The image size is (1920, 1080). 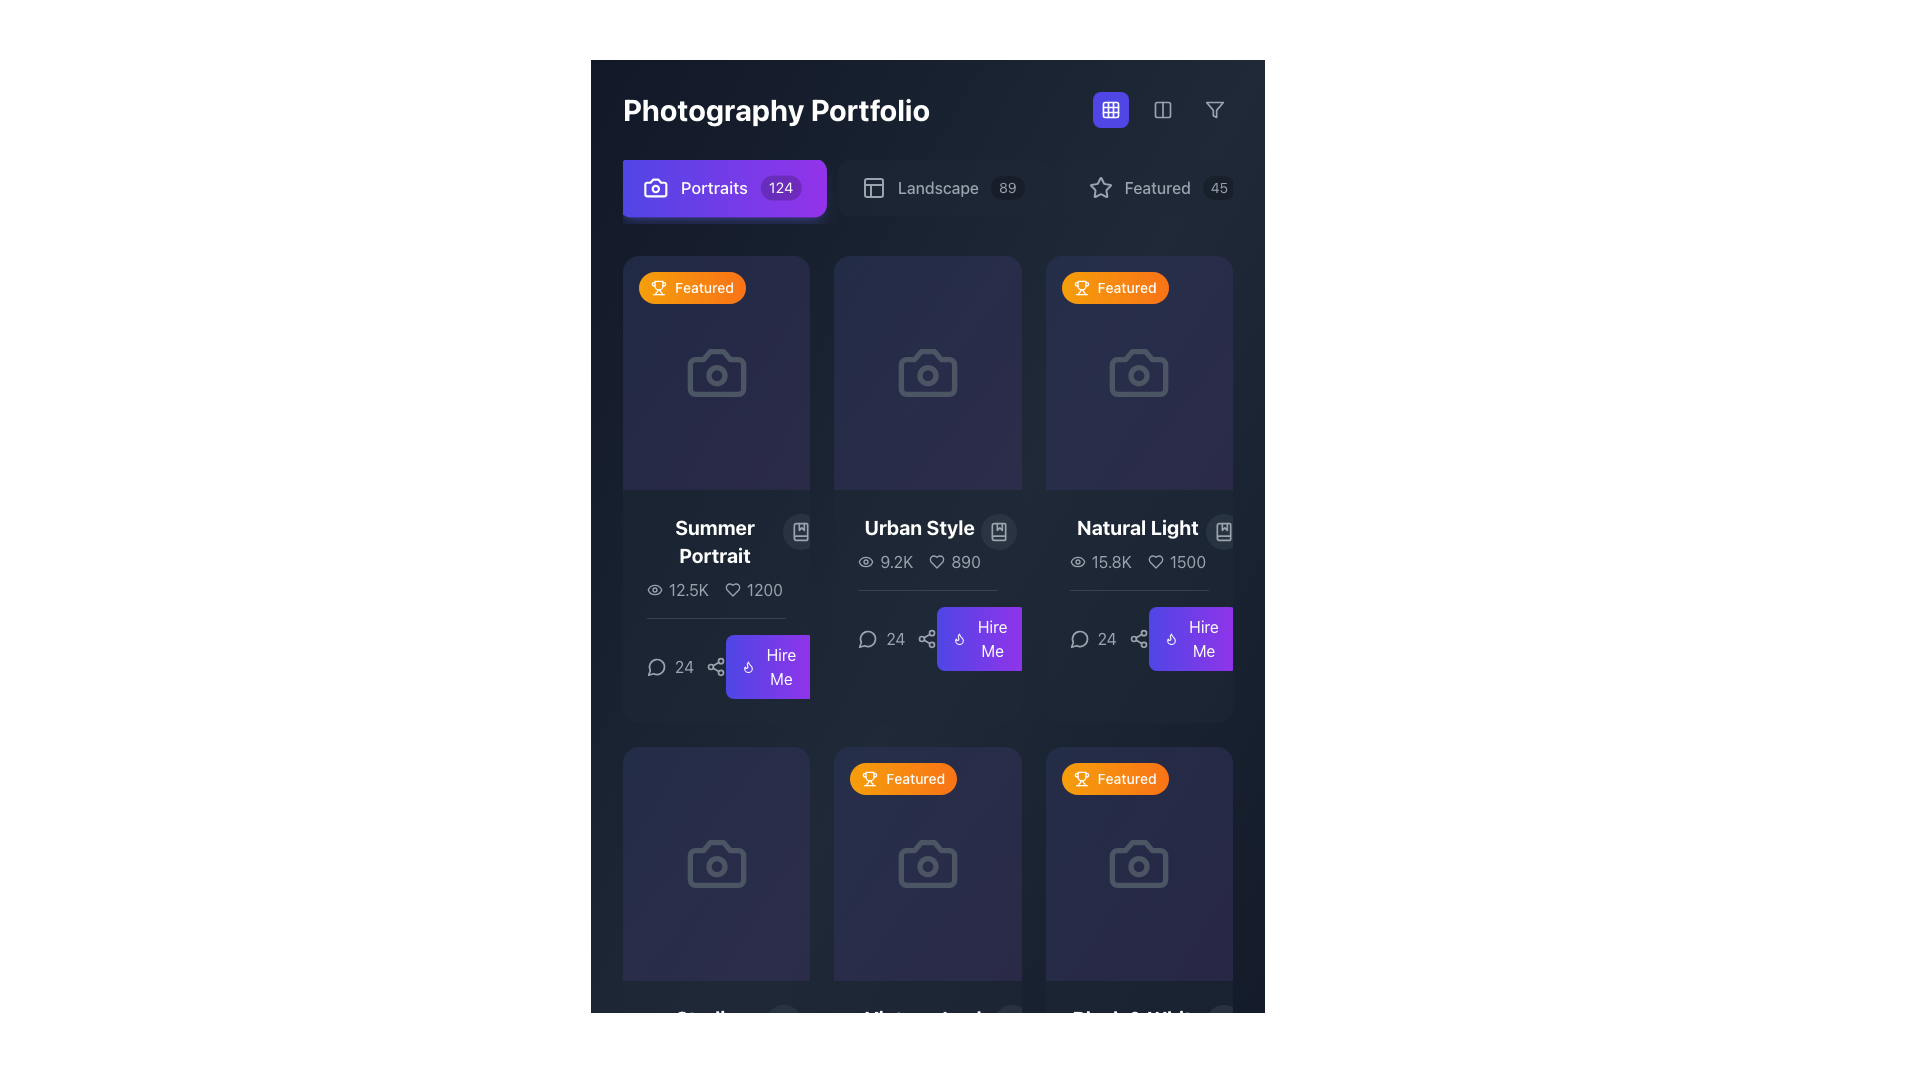 What do you see at coordinates (1138, 639) in the screenshot?
I see `the share button represented by a share icon with three connected circles at the bottom of the 'Natural Light' section in the third card of the top row to share the content` at bounding box center [1138, 639].